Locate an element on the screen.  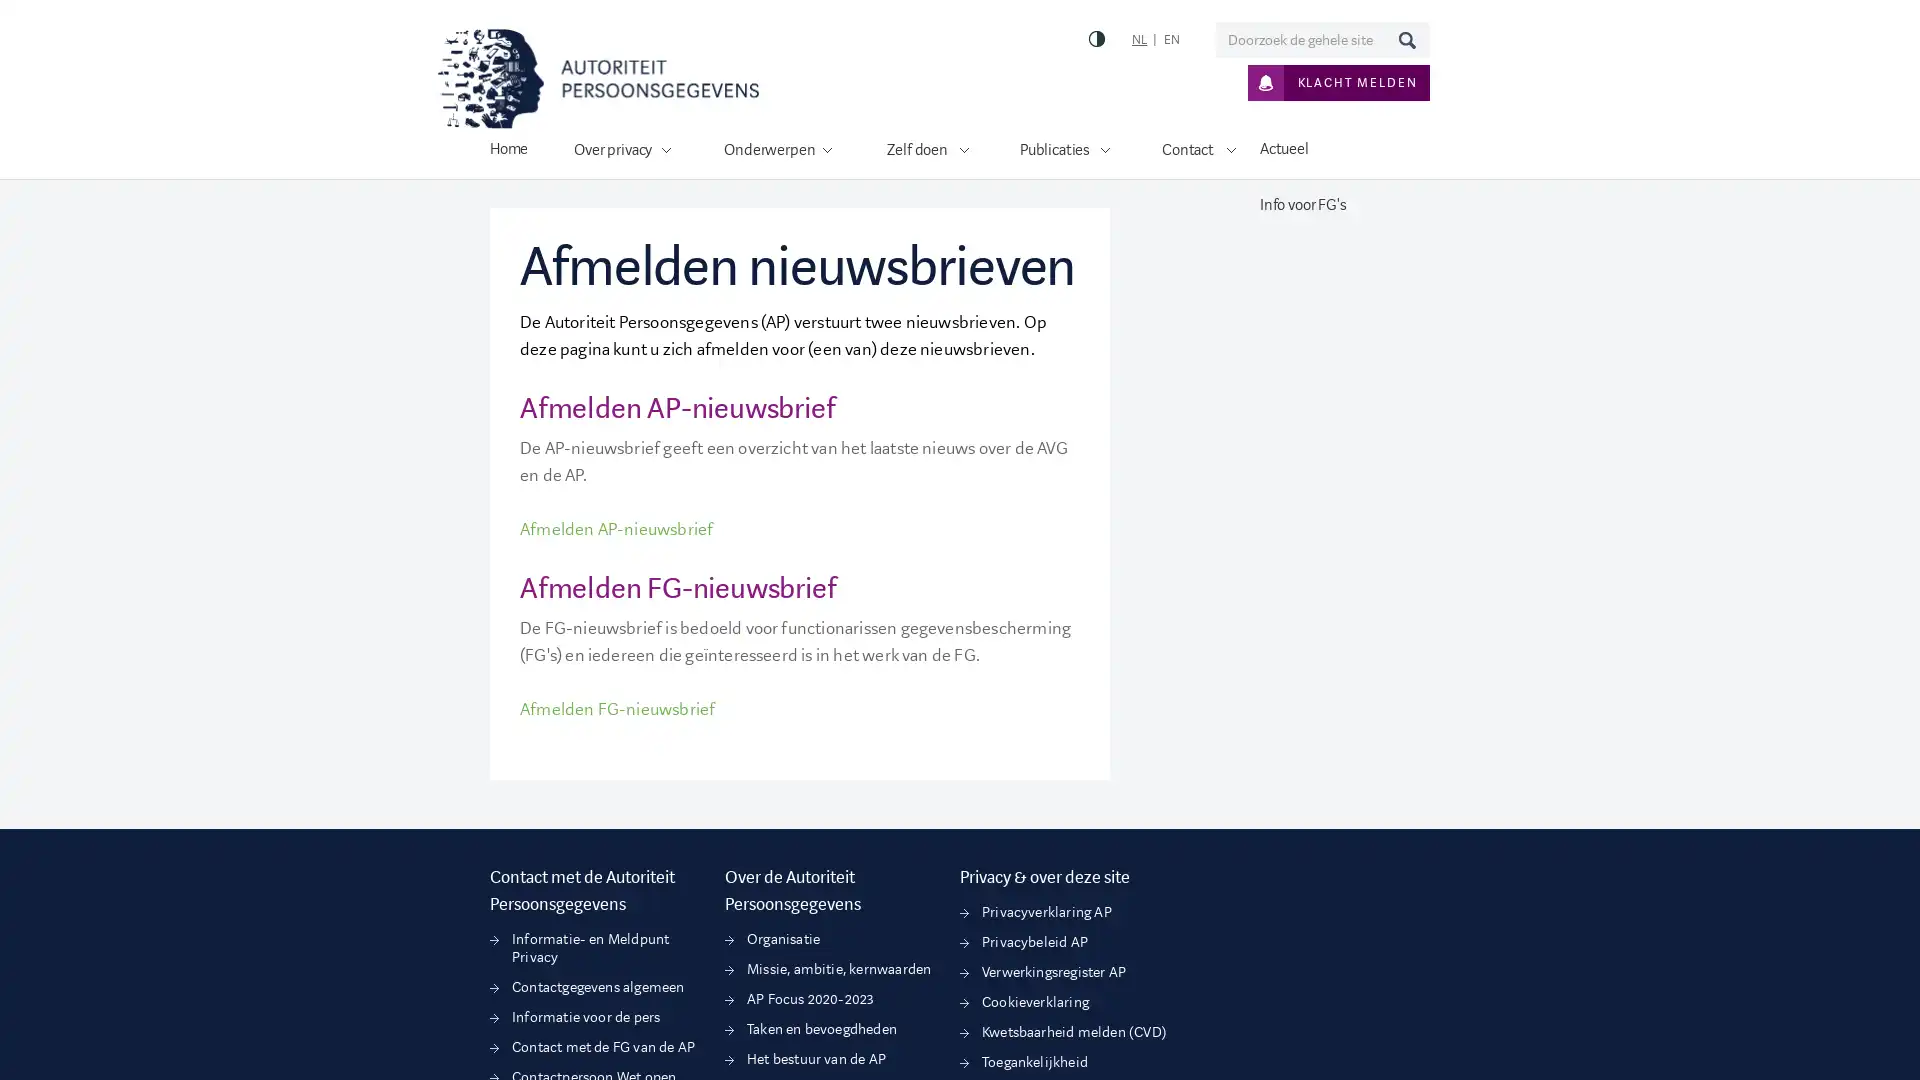
Zoeken is located at coordinates (1405, 39).